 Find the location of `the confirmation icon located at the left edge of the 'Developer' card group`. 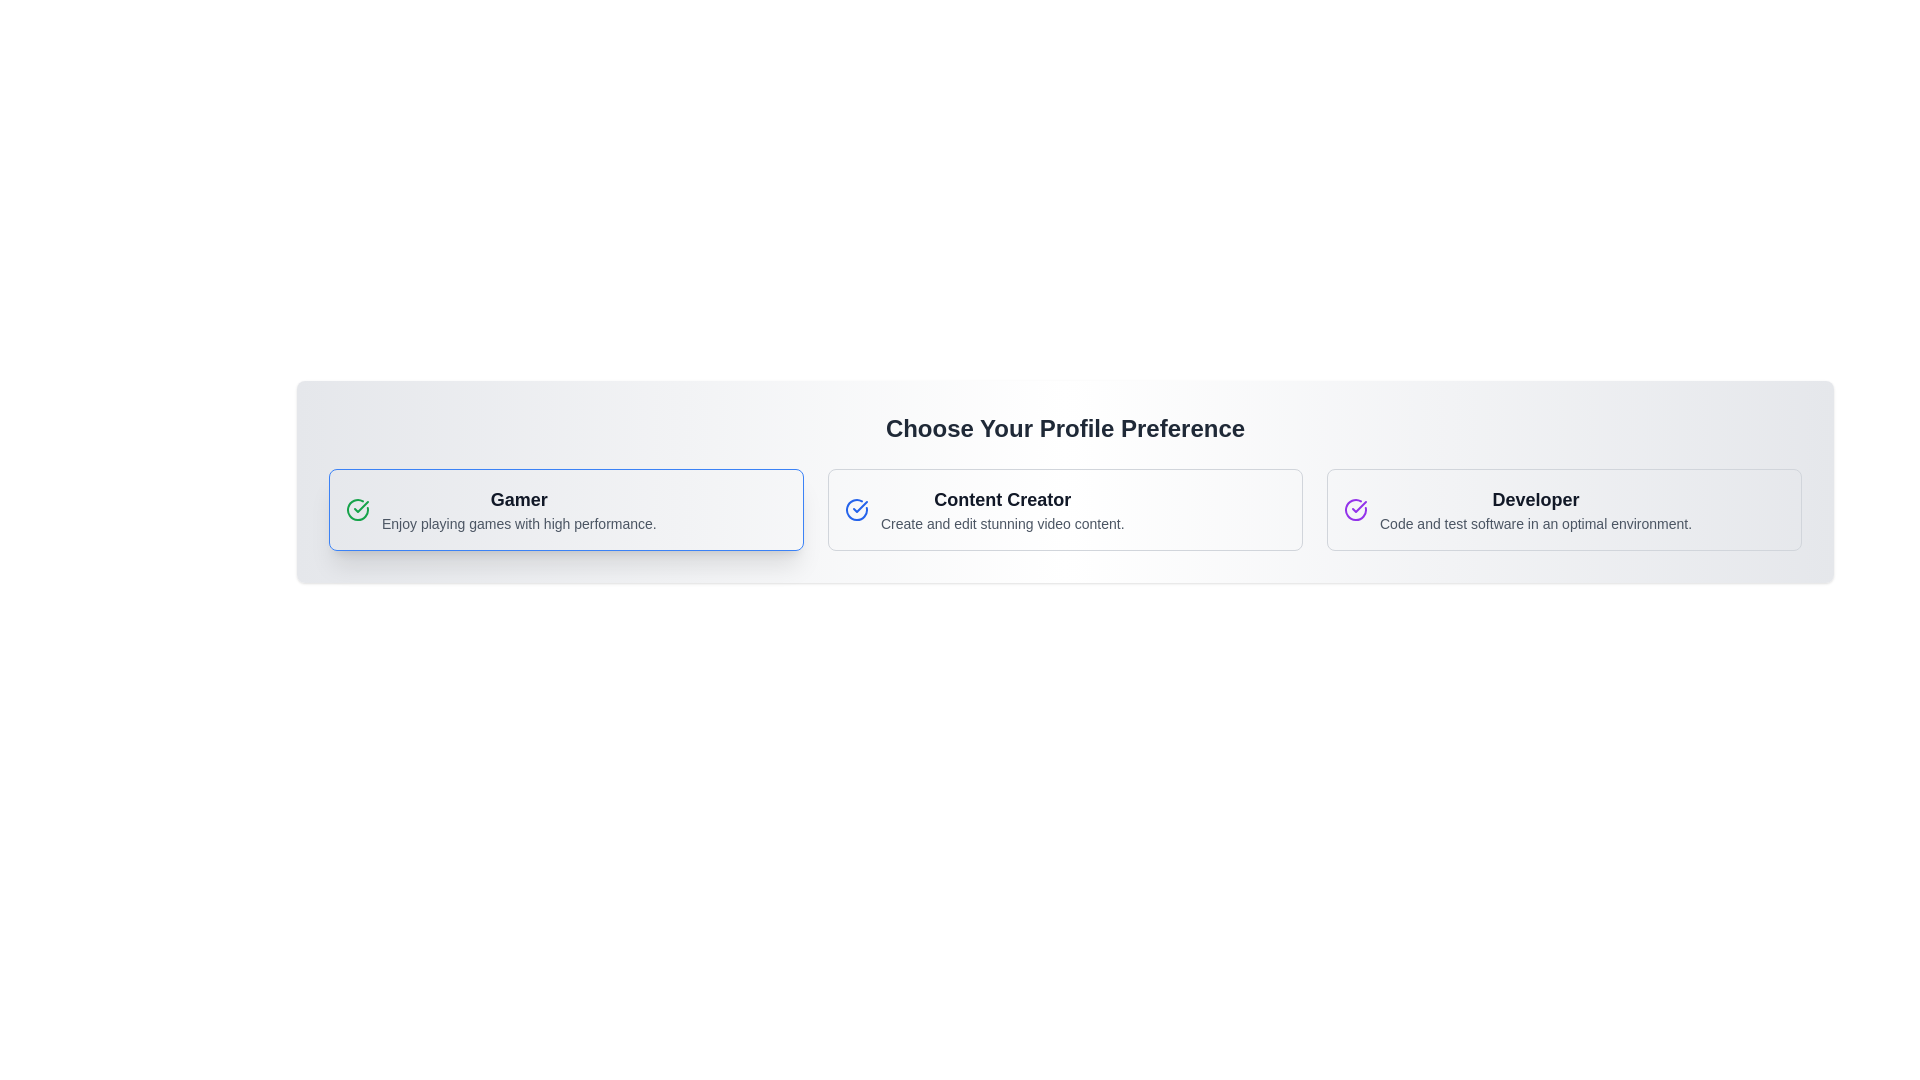

the confirmation icon located at the left edge of the 'Developer' card group is located at coordinates (1356, 508).